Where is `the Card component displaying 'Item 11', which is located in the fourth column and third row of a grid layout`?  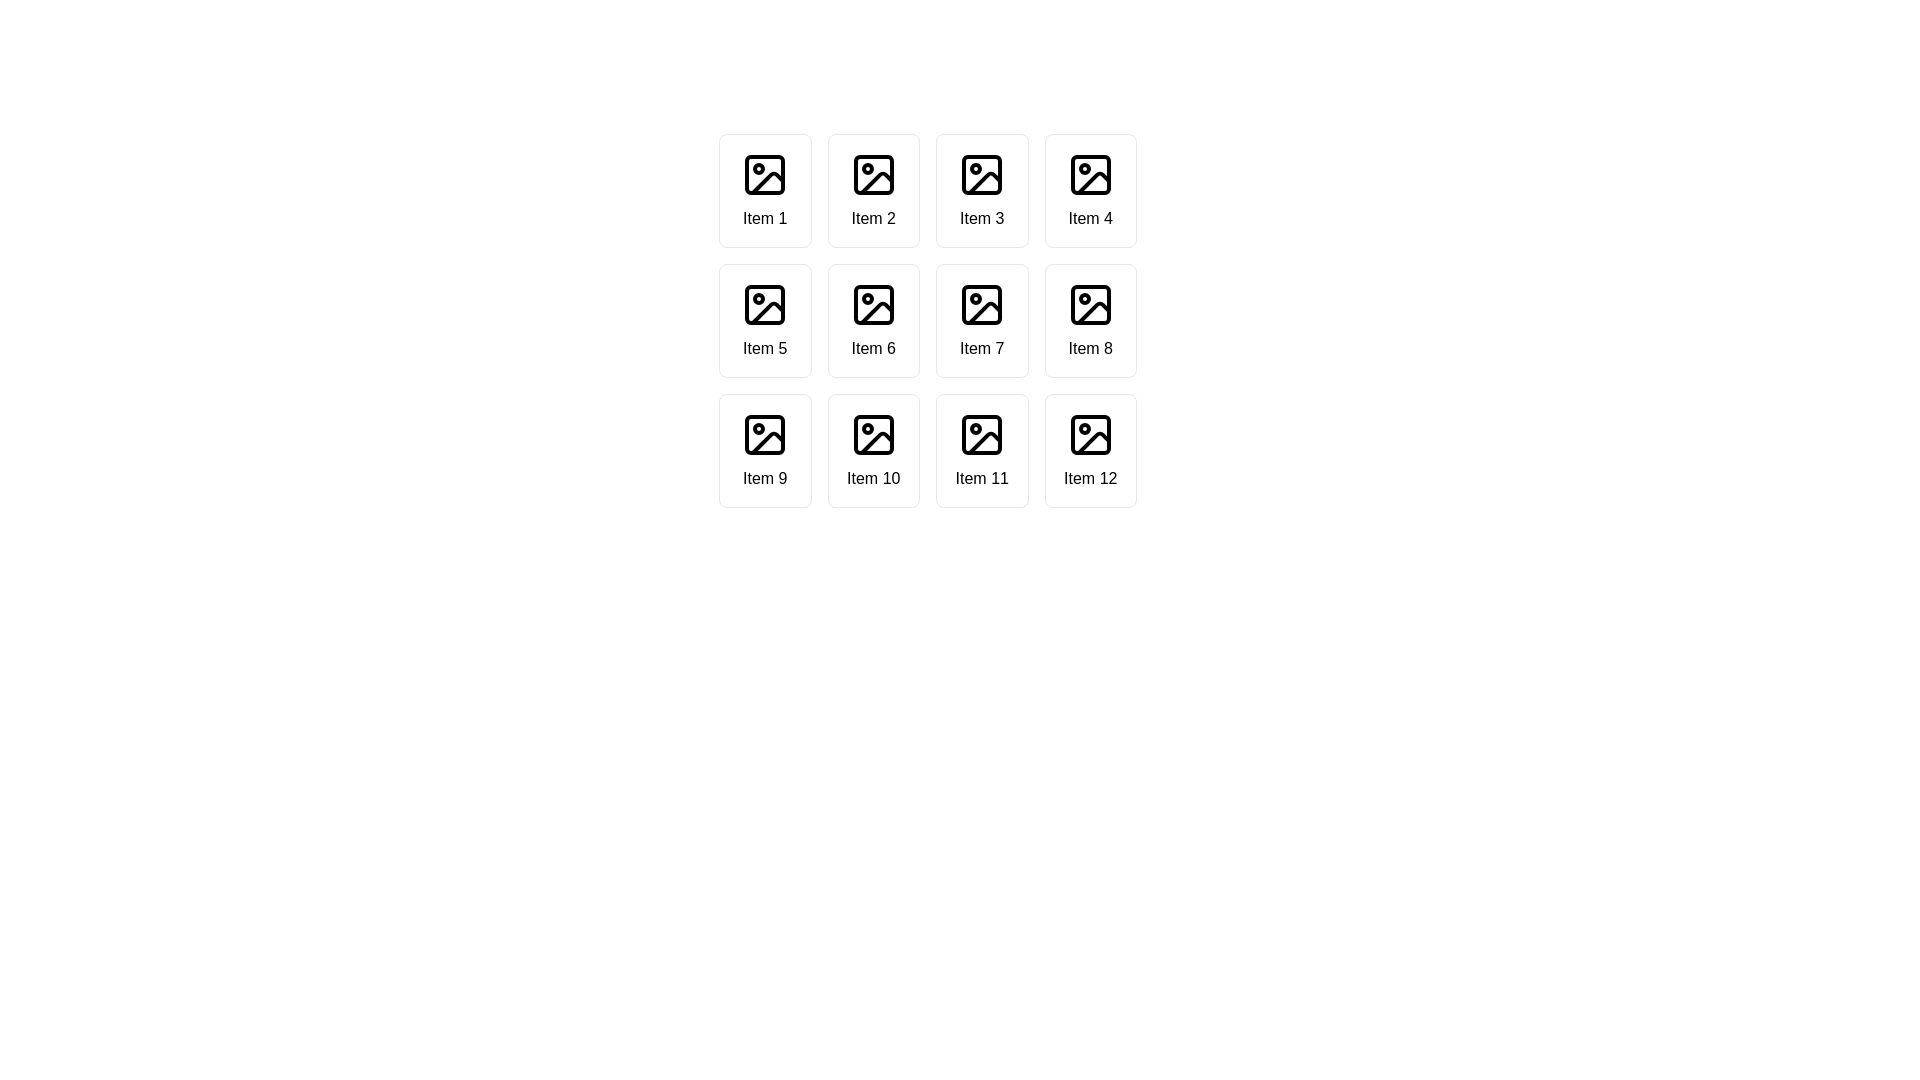
the Card component displaying 'Item 11', which is located in the fourth column and third row of a grid layout is located at coordinates (982, 451).